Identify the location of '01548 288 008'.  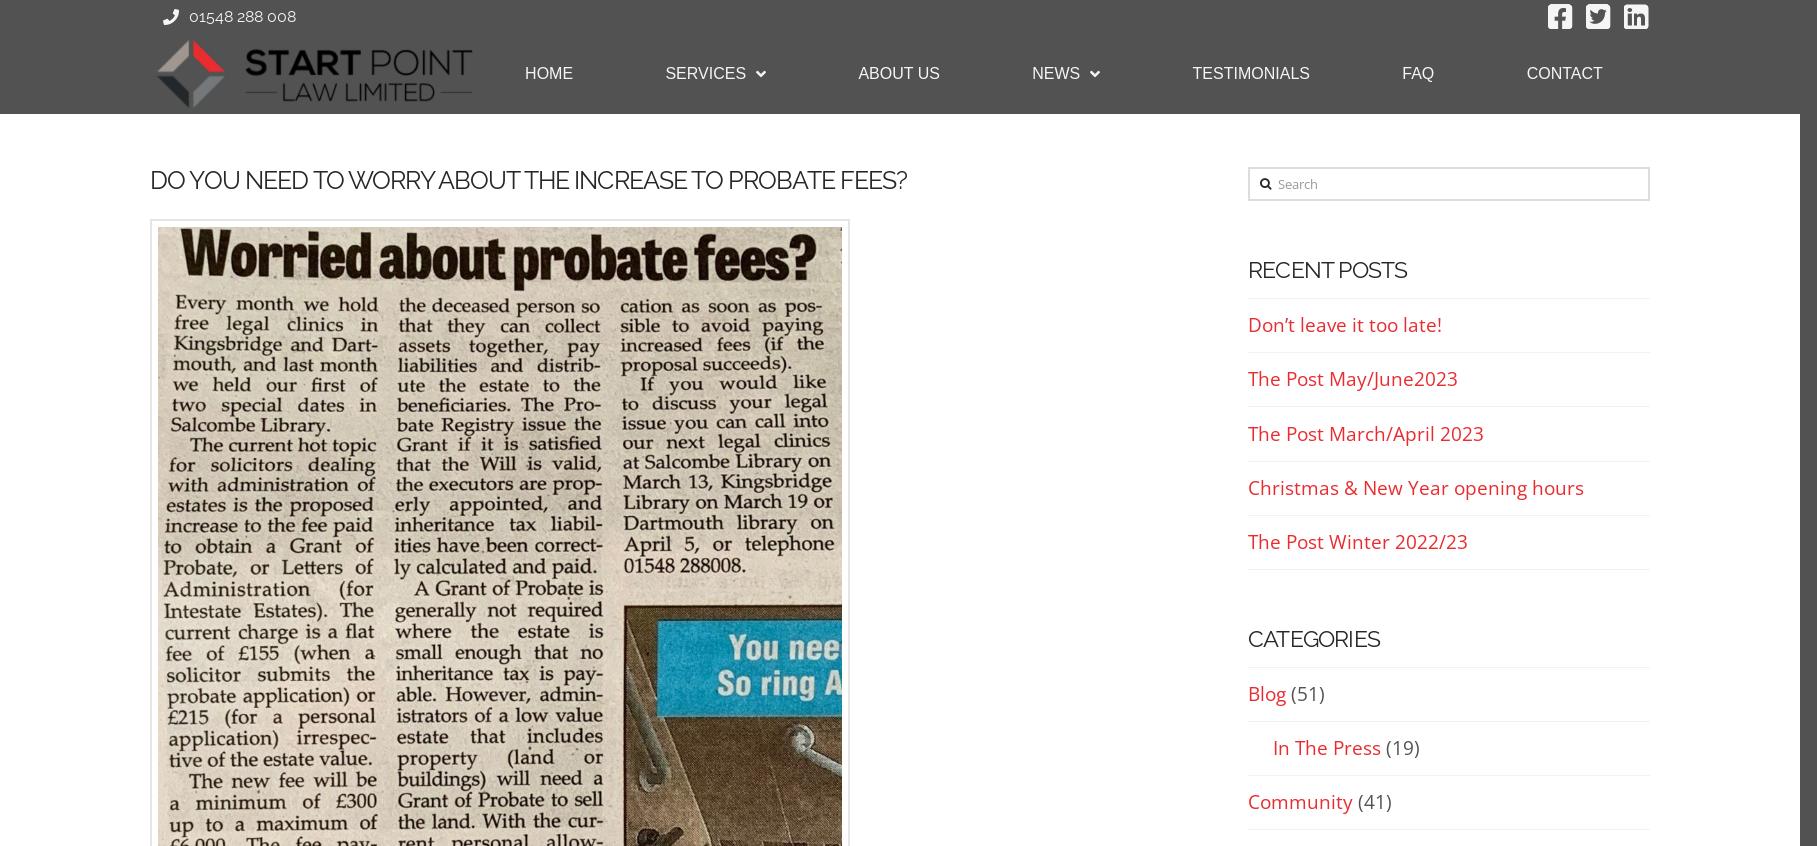
(242, 15).